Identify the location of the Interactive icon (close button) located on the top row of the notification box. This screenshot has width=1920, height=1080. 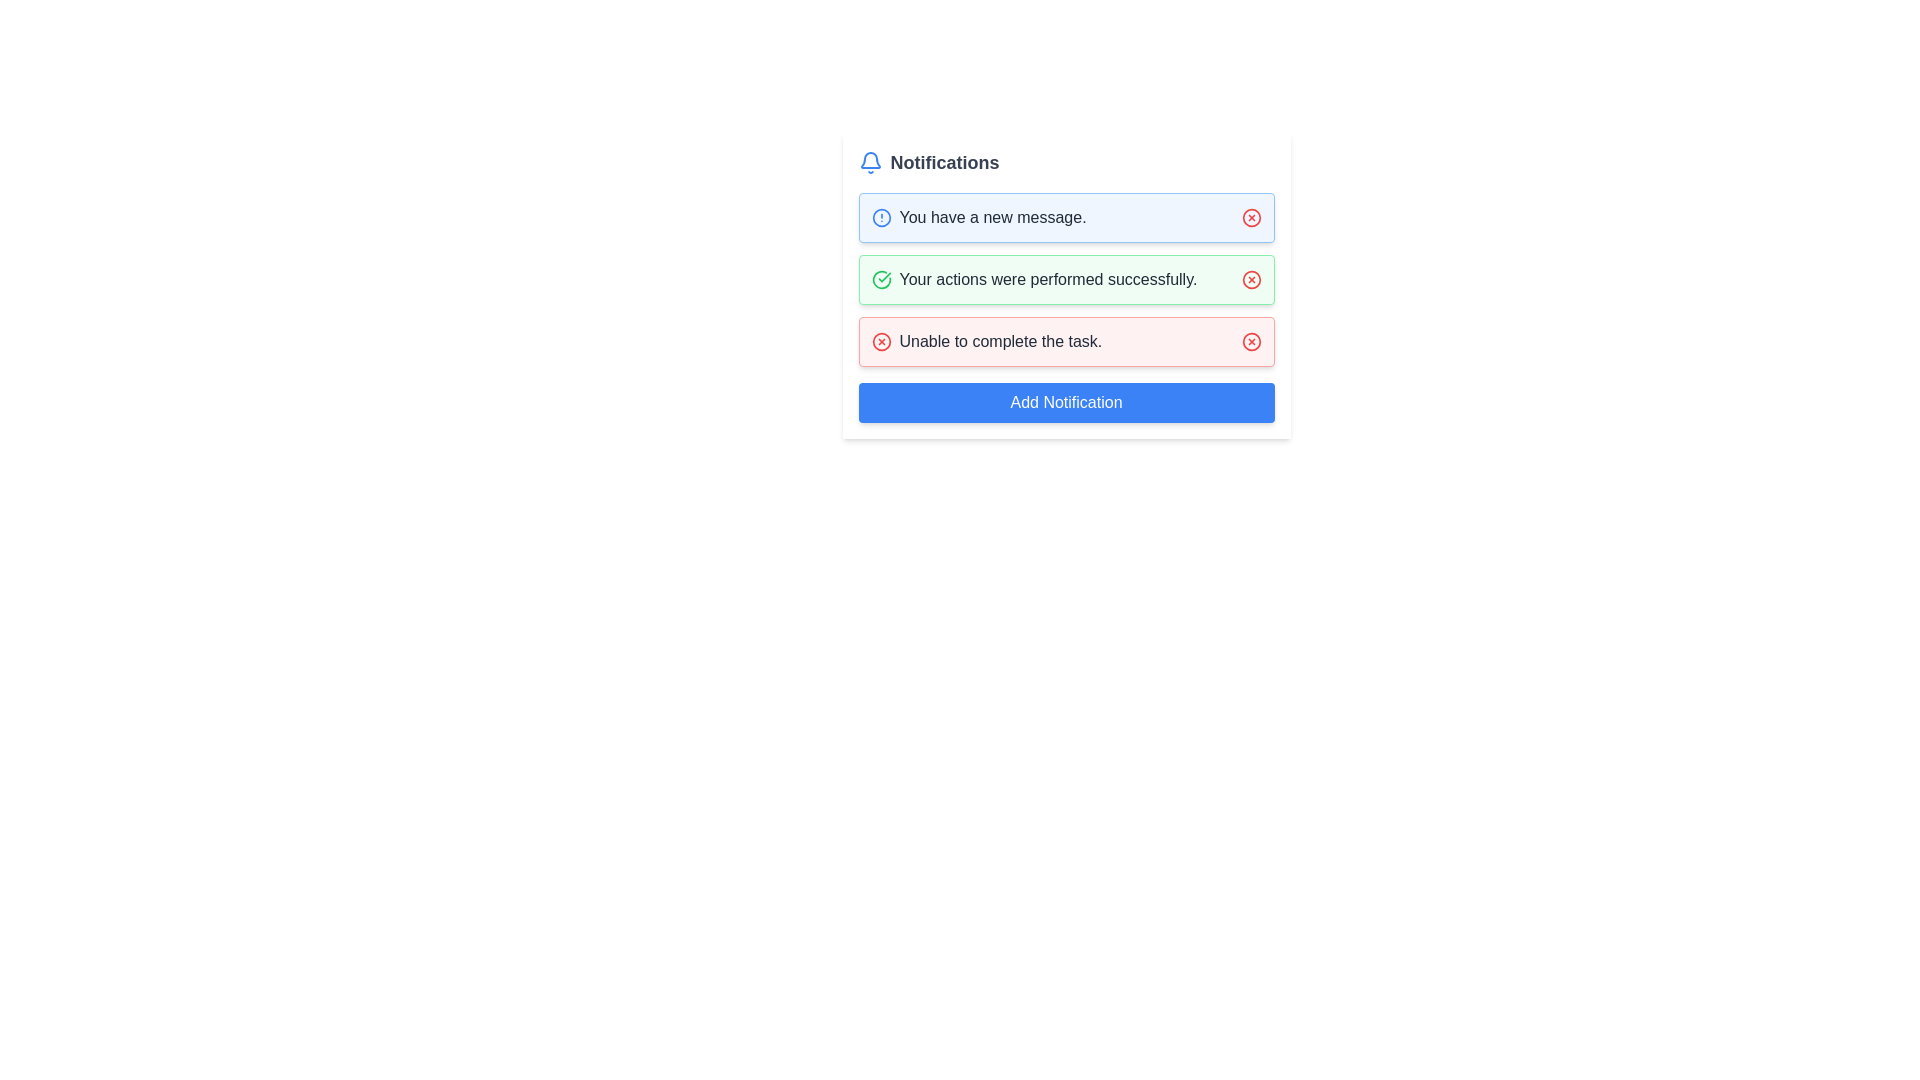
(1250, 218).